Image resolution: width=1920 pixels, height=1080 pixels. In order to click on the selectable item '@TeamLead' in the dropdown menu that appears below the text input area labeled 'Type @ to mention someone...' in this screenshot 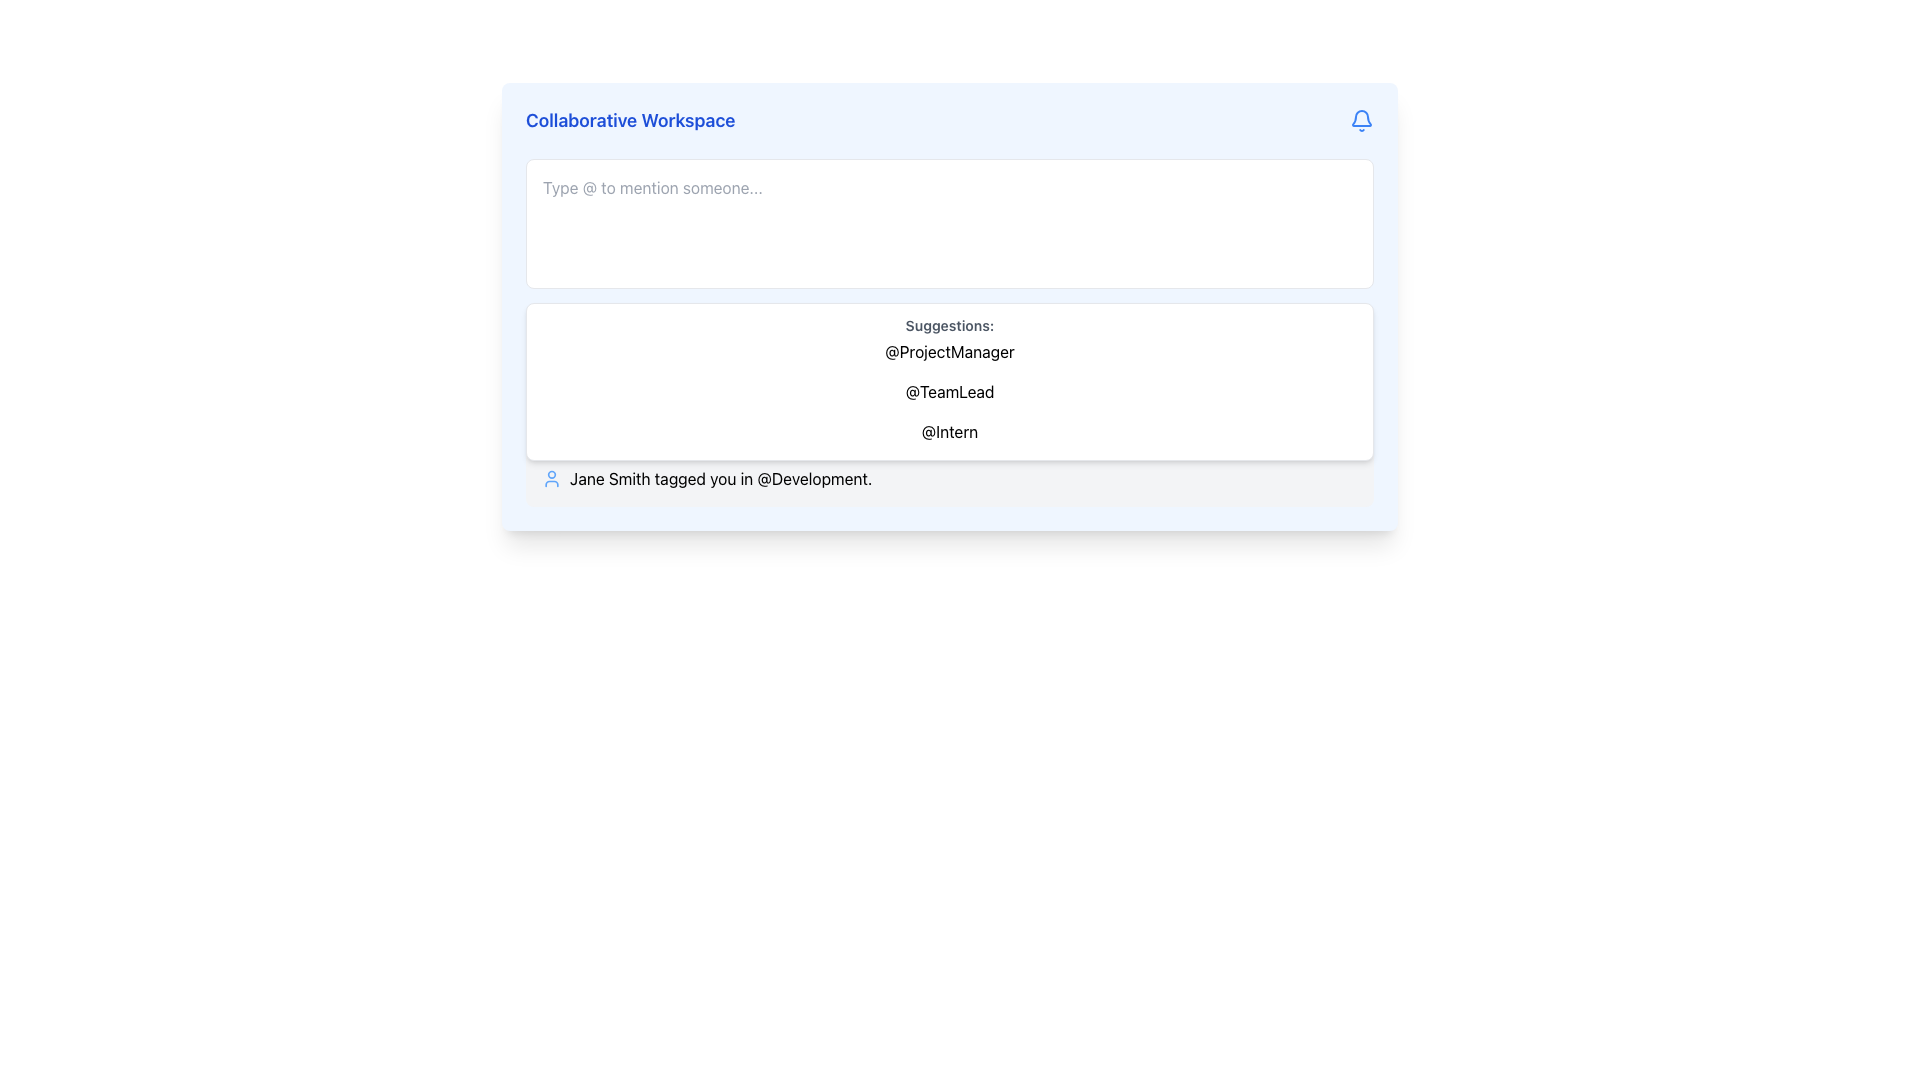, I will do `click(949, 381)`.